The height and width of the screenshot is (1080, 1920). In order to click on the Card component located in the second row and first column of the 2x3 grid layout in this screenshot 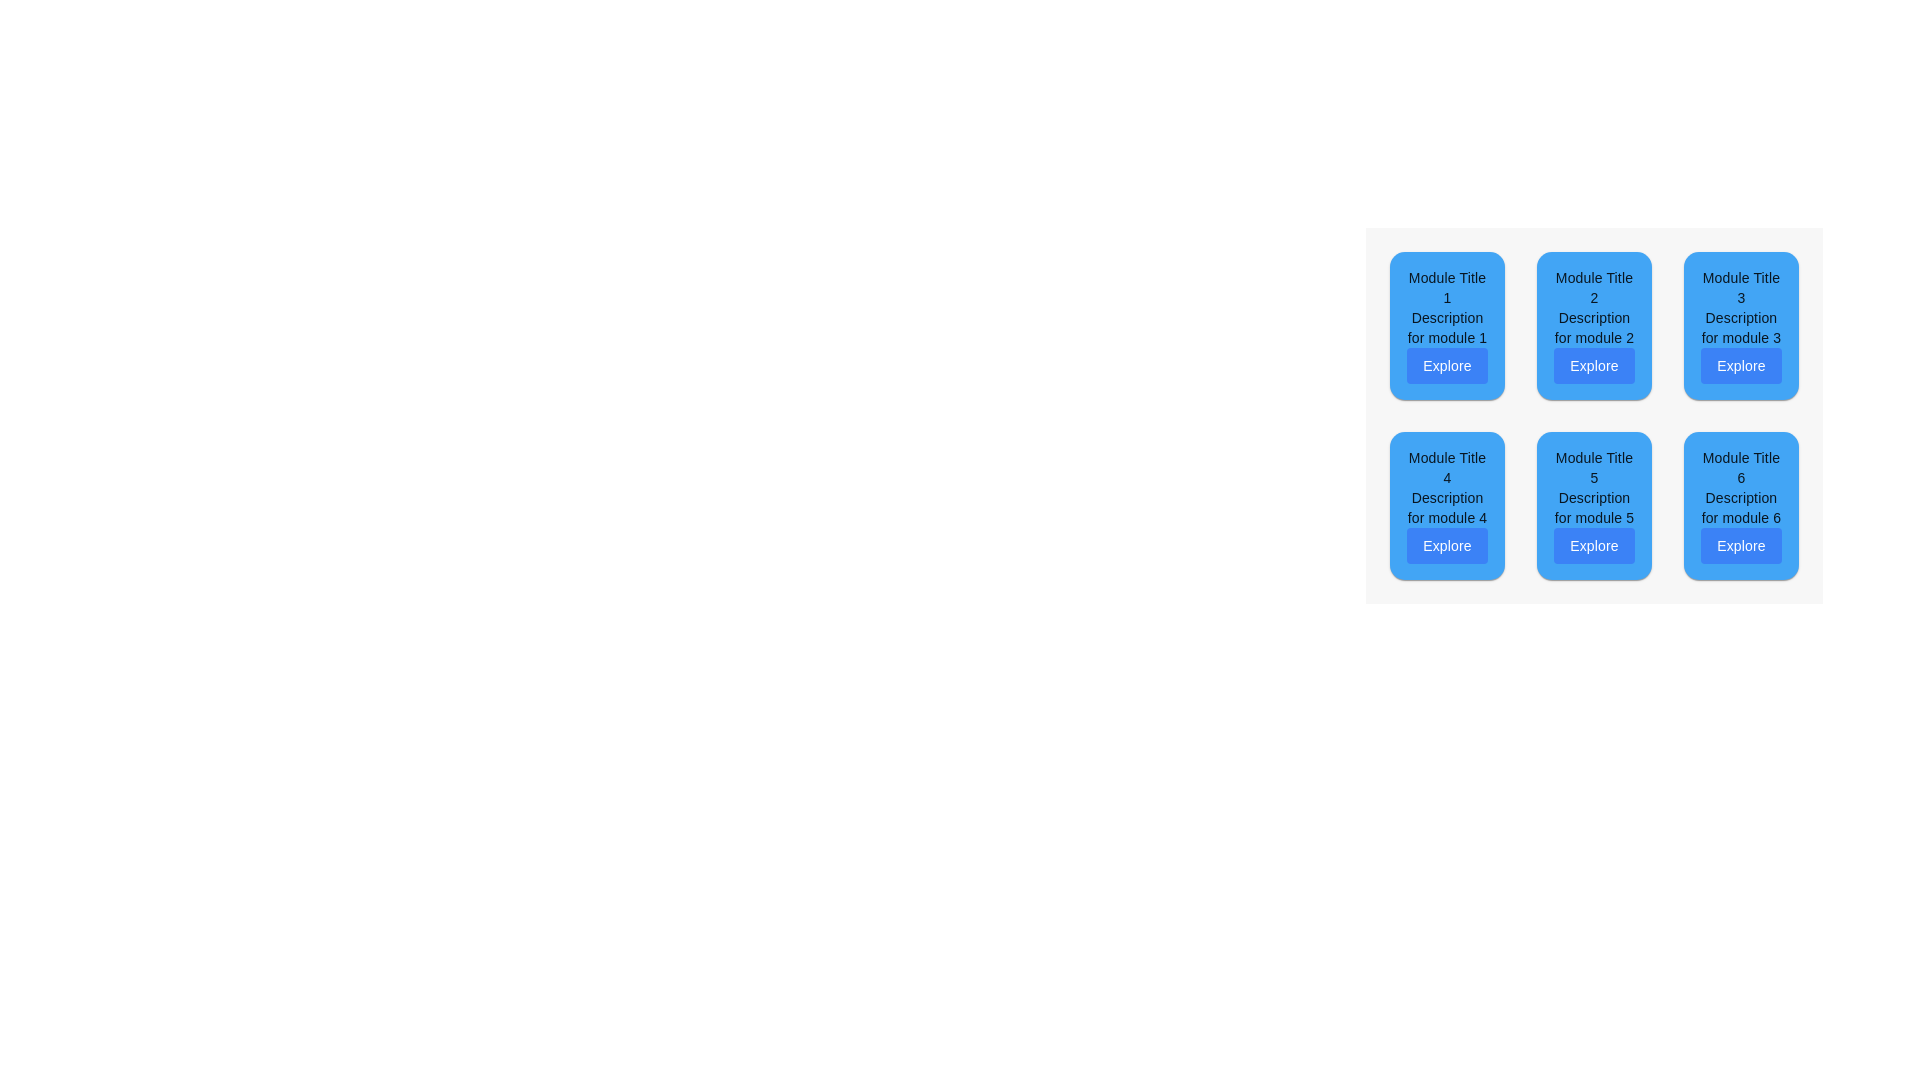, I will do `click(1447, 505)`.